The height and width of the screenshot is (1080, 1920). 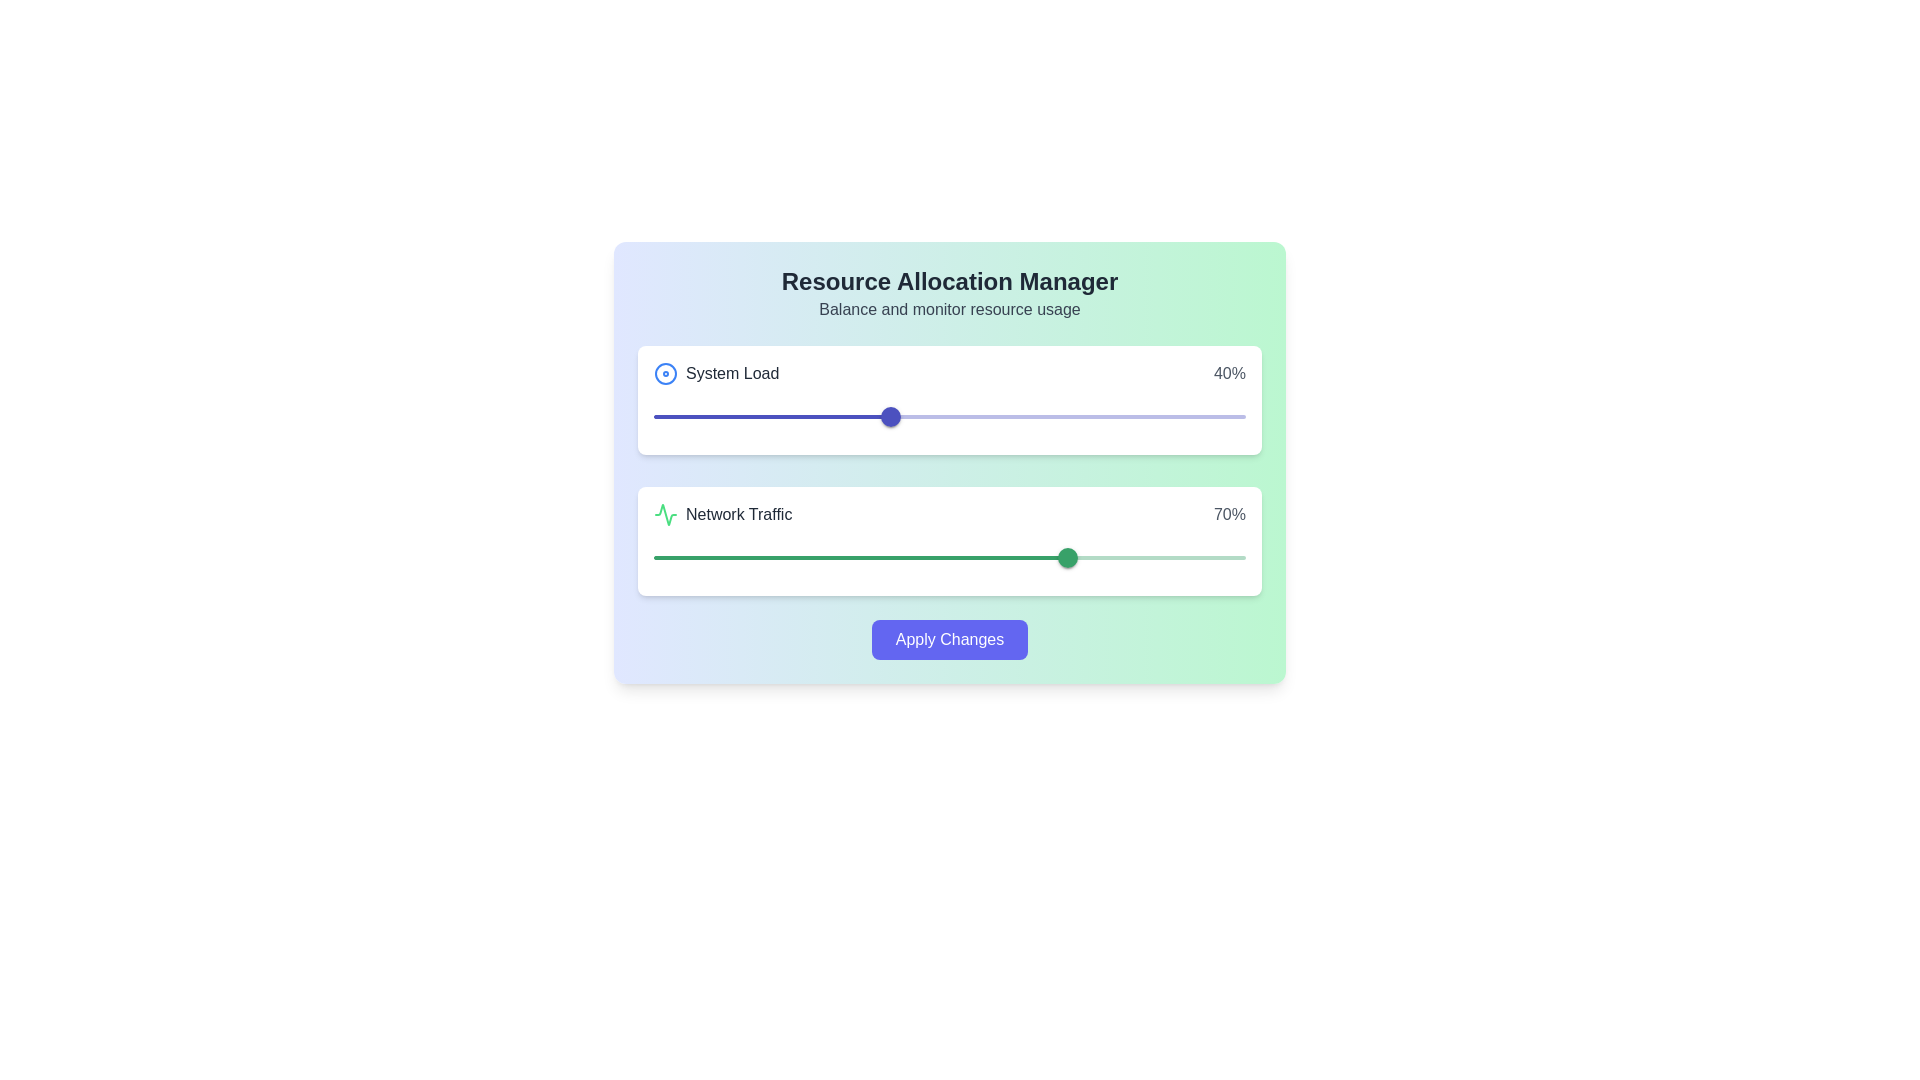 What do you see at coordinates (949, 640) in the screenshot?
I see `the call-to-action button at the bottom-center of the resource management card to observe the visual change` at bounding box center [949, 640].